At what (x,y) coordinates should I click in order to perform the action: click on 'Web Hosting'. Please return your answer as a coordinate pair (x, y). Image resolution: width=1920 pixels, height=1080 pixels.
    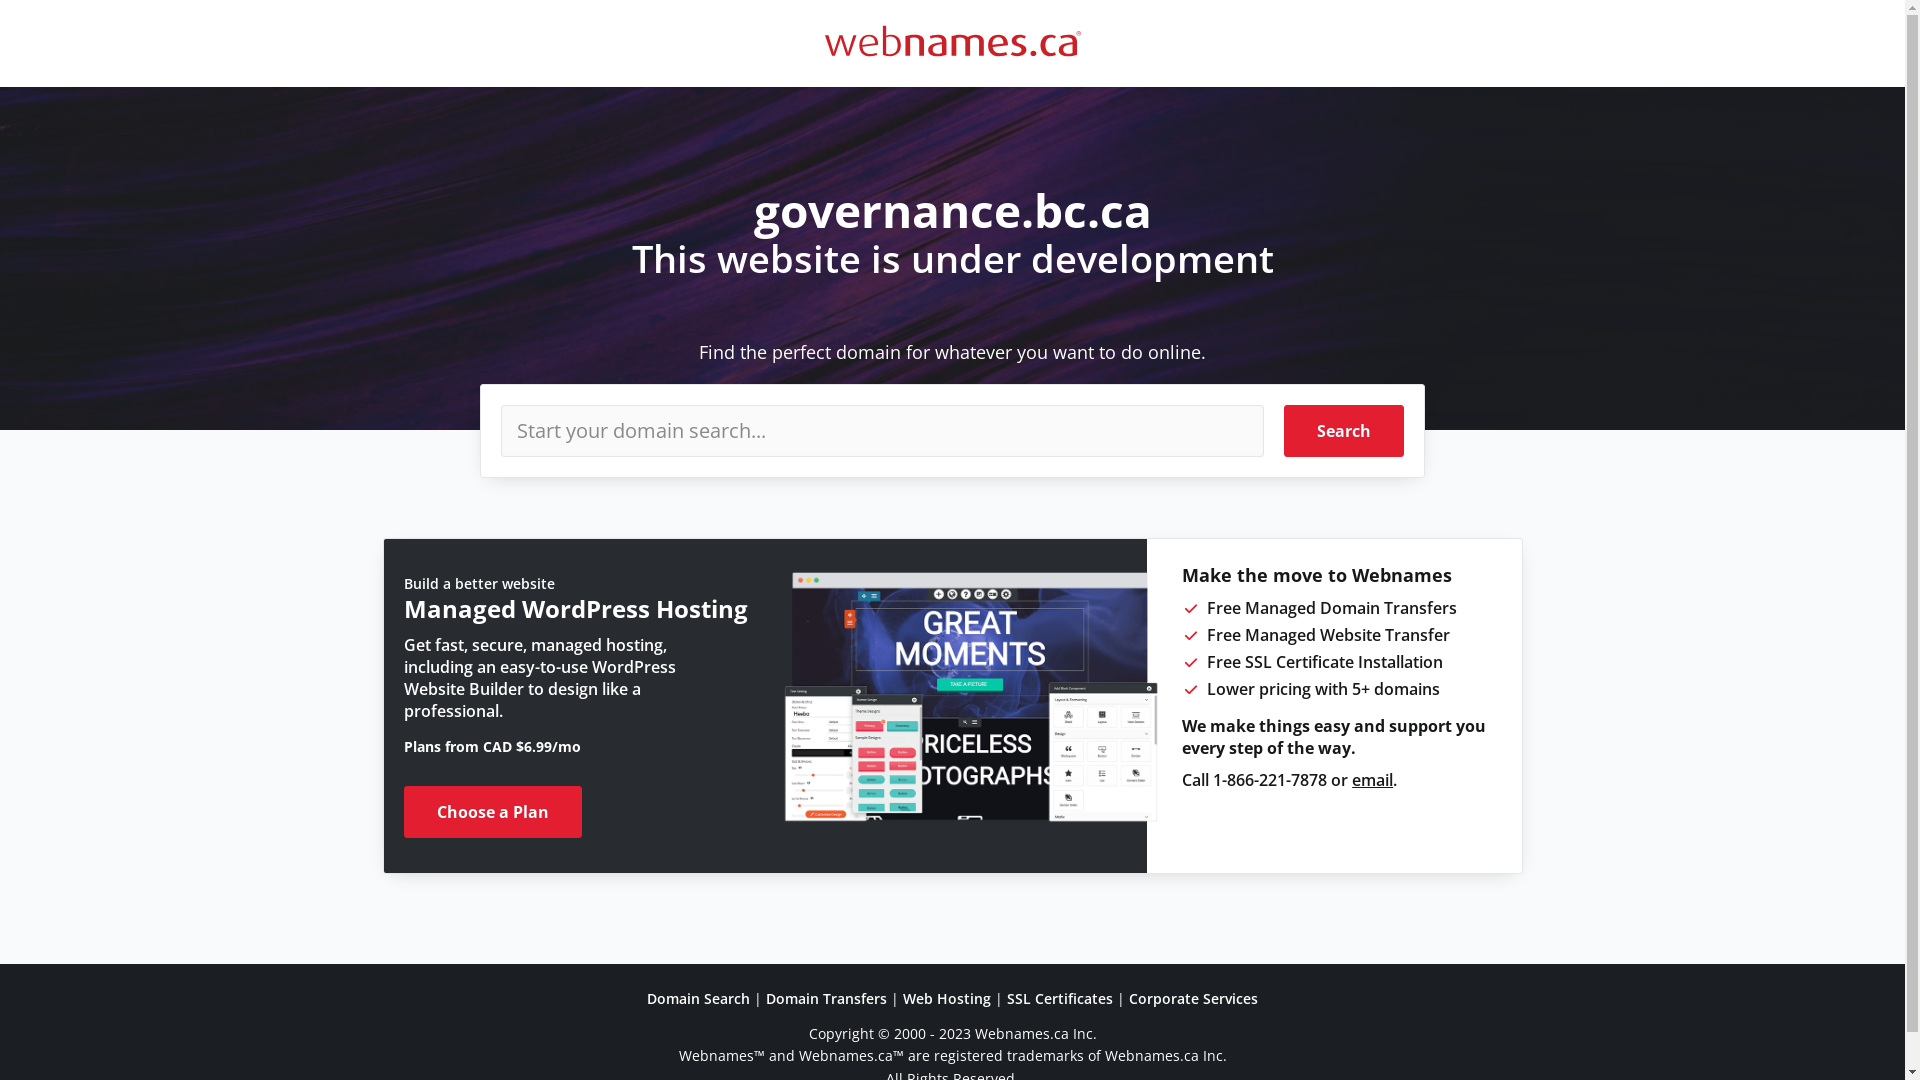
    Looking at the image, I should click on (945, 998).